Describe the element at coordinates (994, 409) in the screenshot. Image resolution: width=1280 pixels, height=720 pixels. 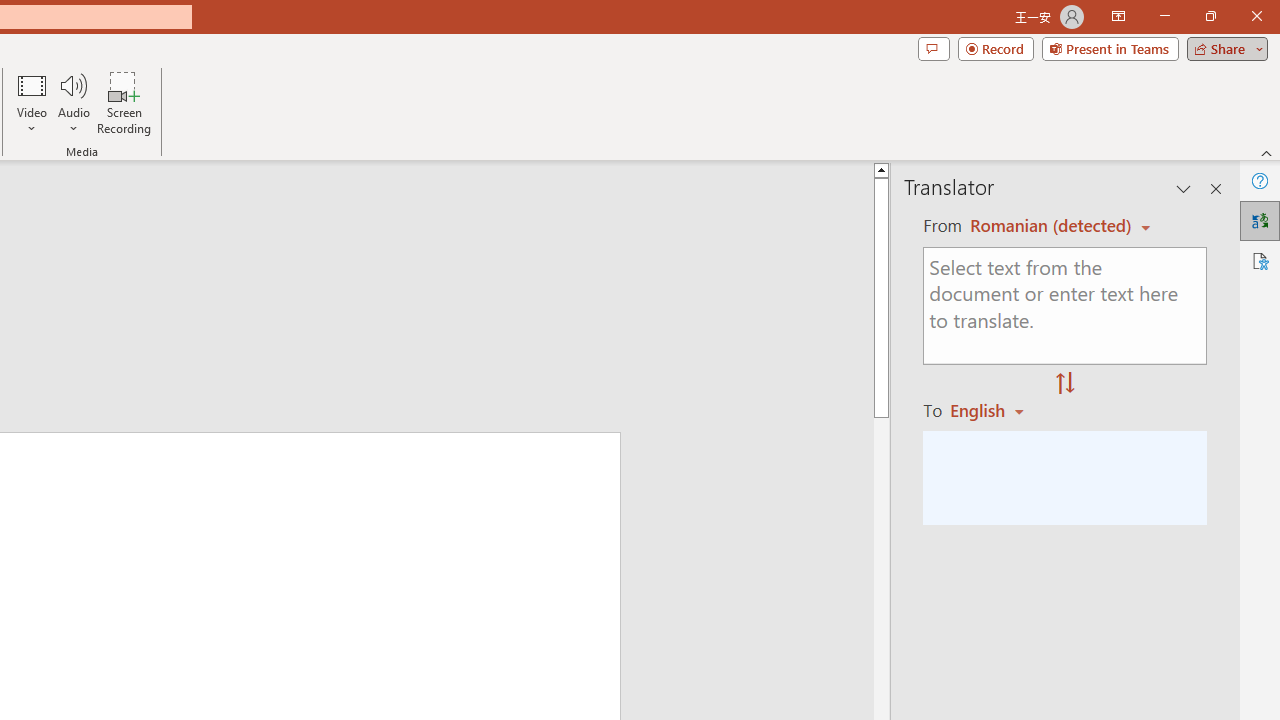
I see `'Romanian'` at that location.